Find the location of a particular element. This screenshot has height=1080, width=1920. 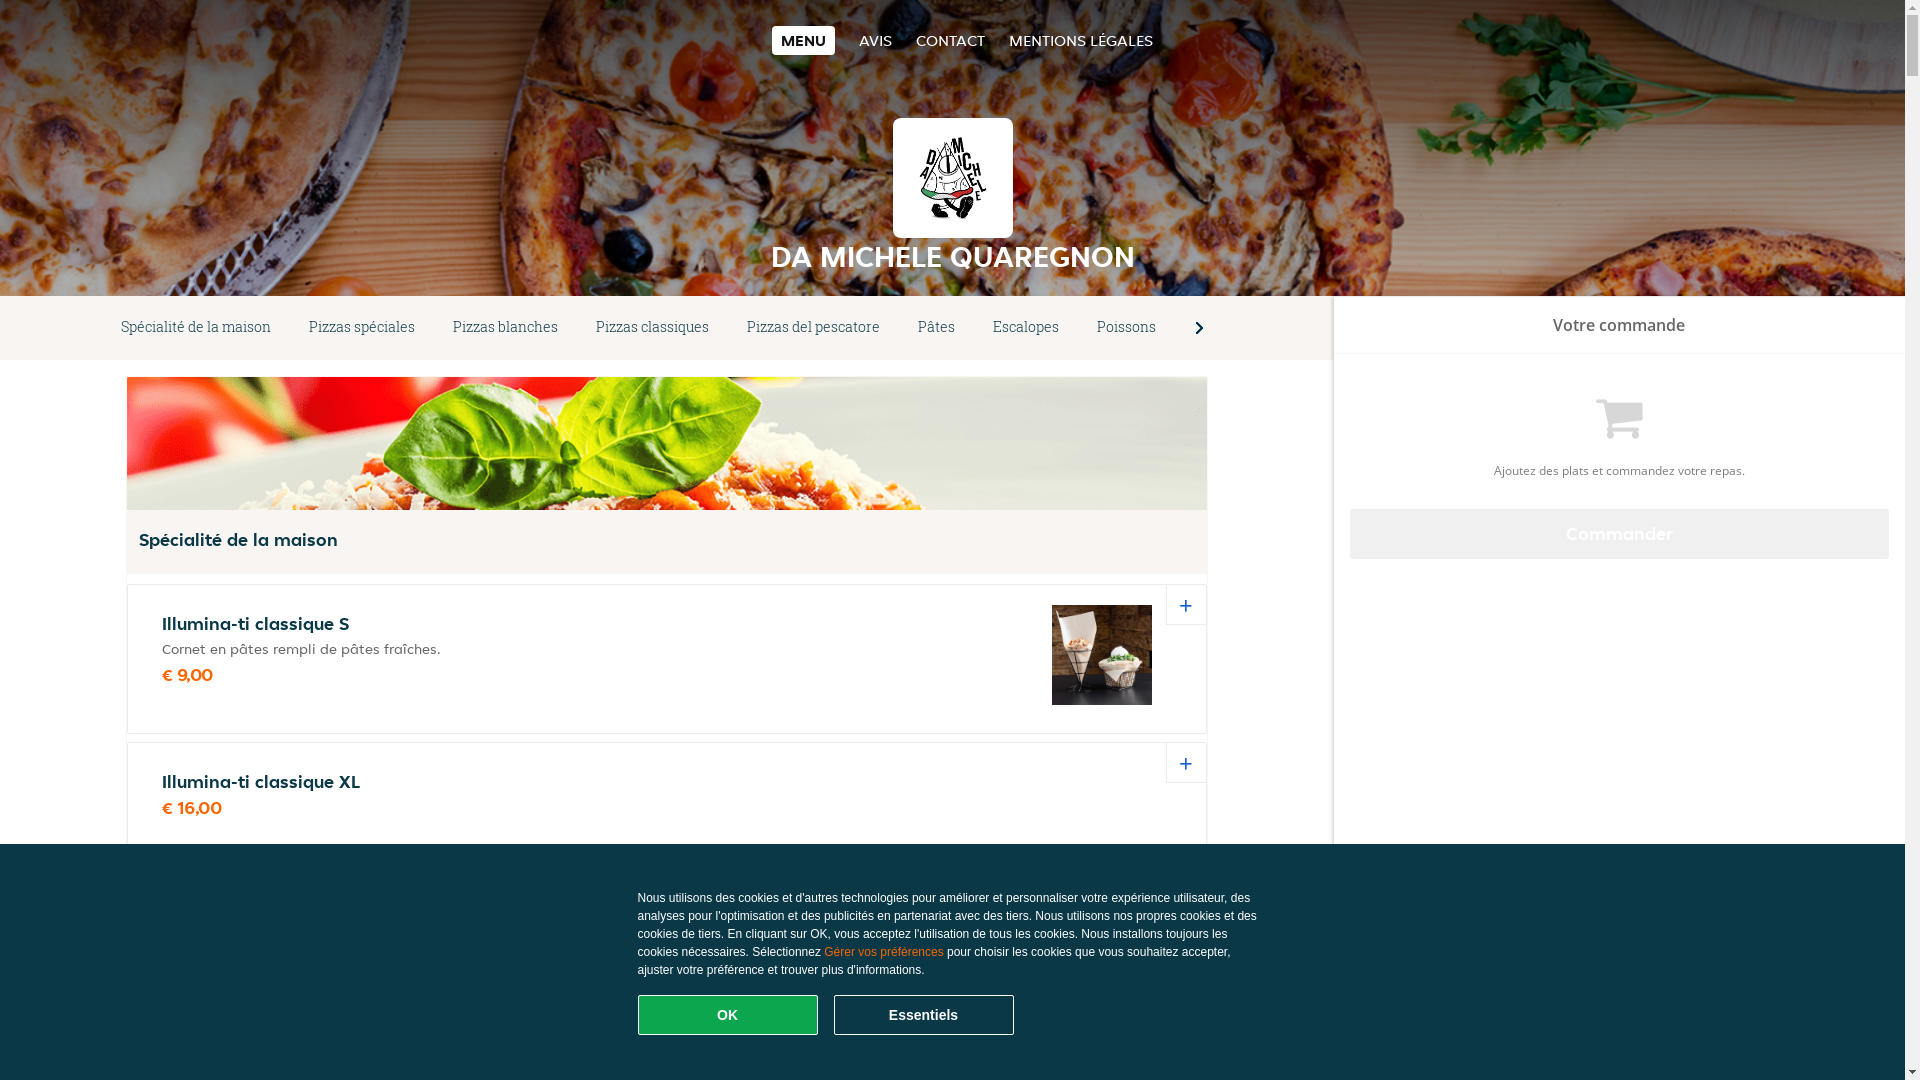

'Pizzas blanches' is located at coordinates (505, 326).